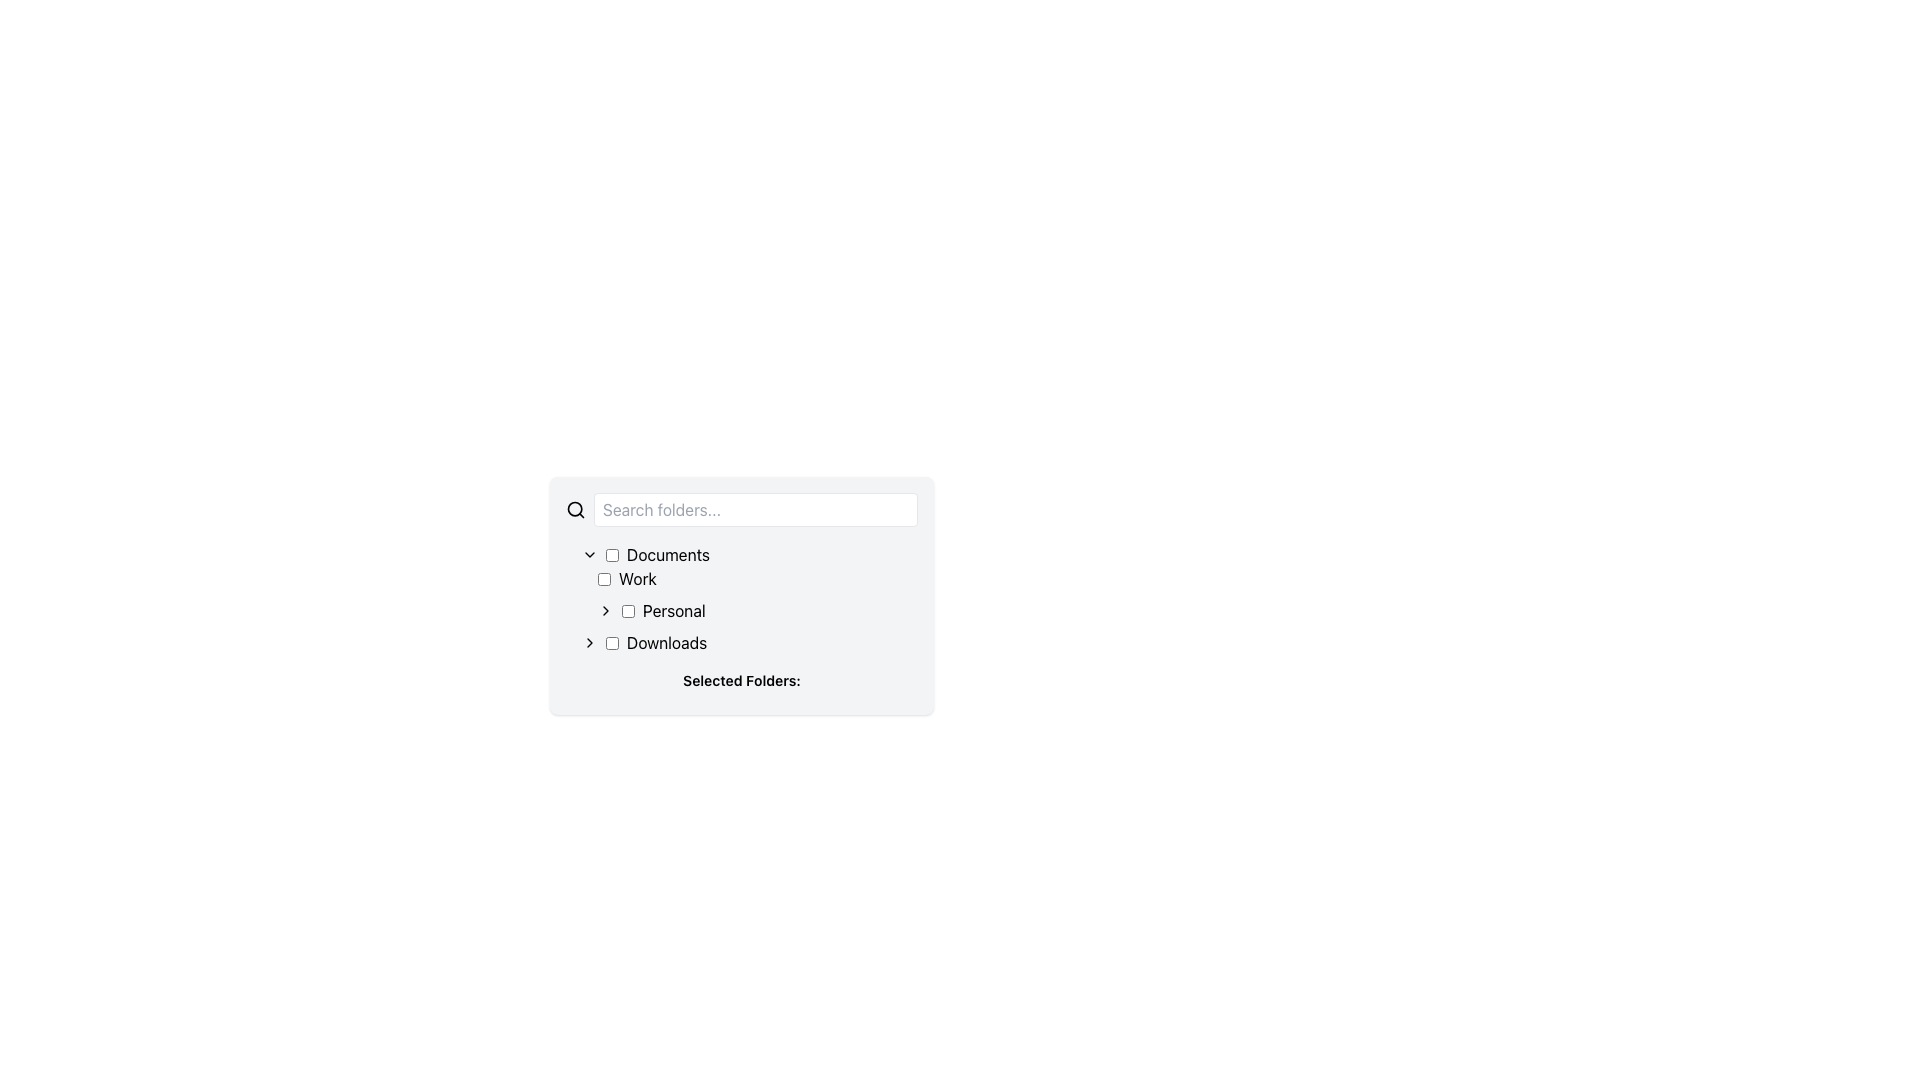  I want to click on the label for the 'Work' folder, which is positioned beneath the 'Documents' folder and above the 'Personal' folder in the vertical file list interface, and is immediately to the right of a checkbox, so click(636, 578).